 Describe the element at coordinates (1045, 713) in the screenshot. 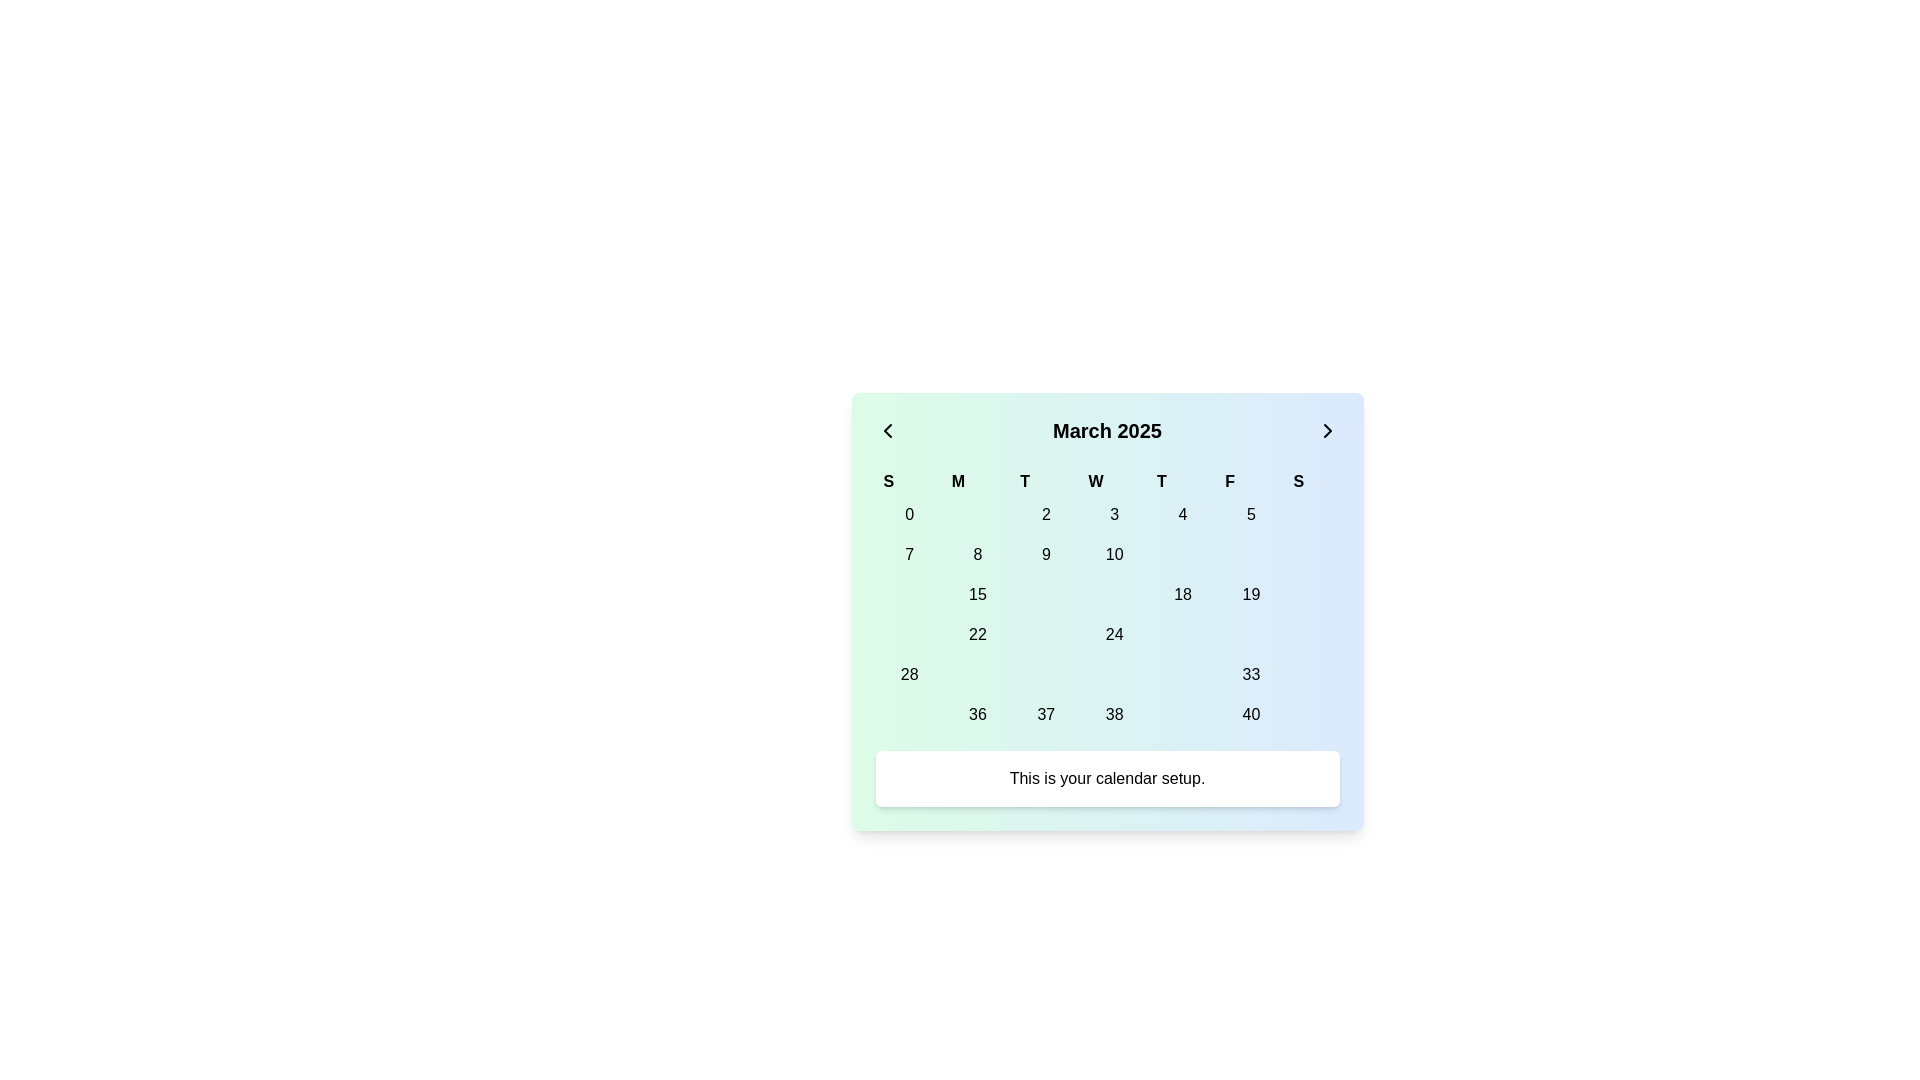

I see `the text element displaying the number 37, which is the third item in a sequence of numbered items in a calendar view` at that location.